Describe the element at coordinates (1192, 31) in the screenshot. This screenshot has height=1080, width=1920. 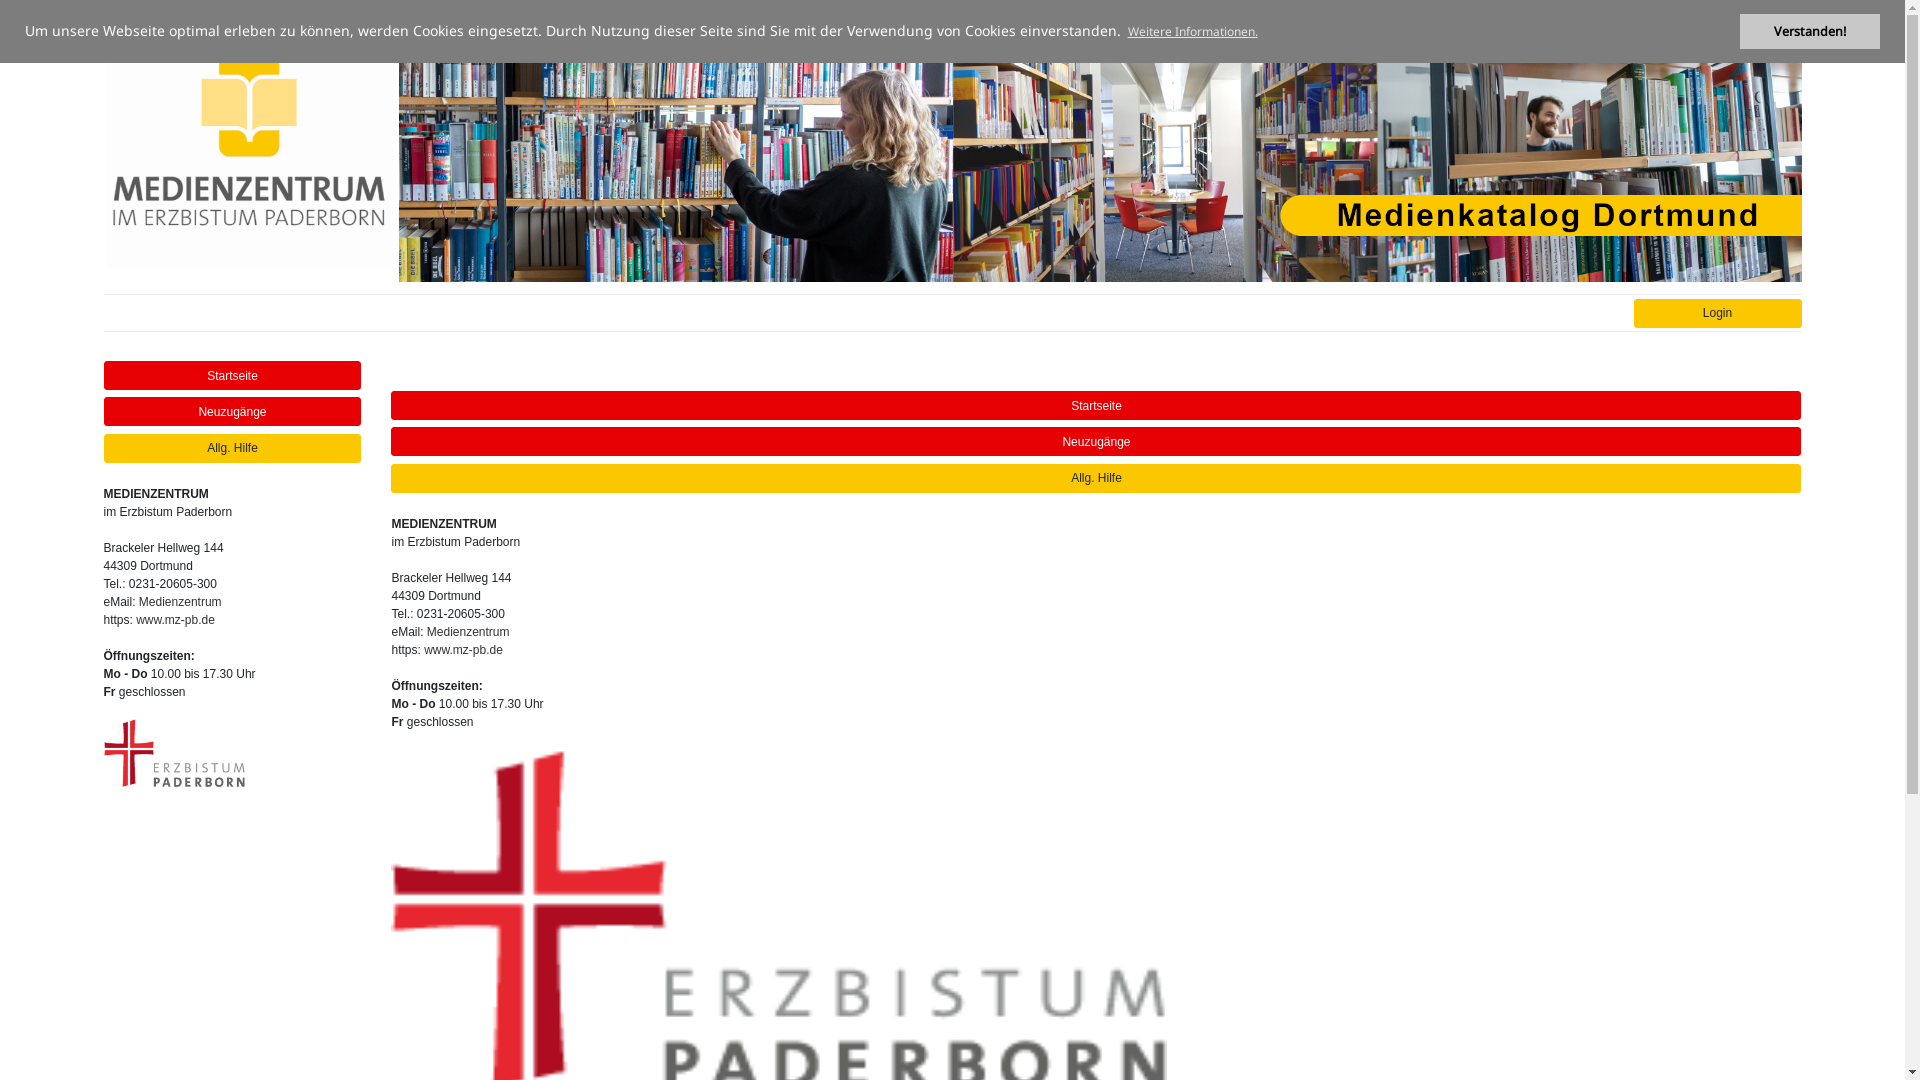
I see `'Weitere Informationen.'` at that location.